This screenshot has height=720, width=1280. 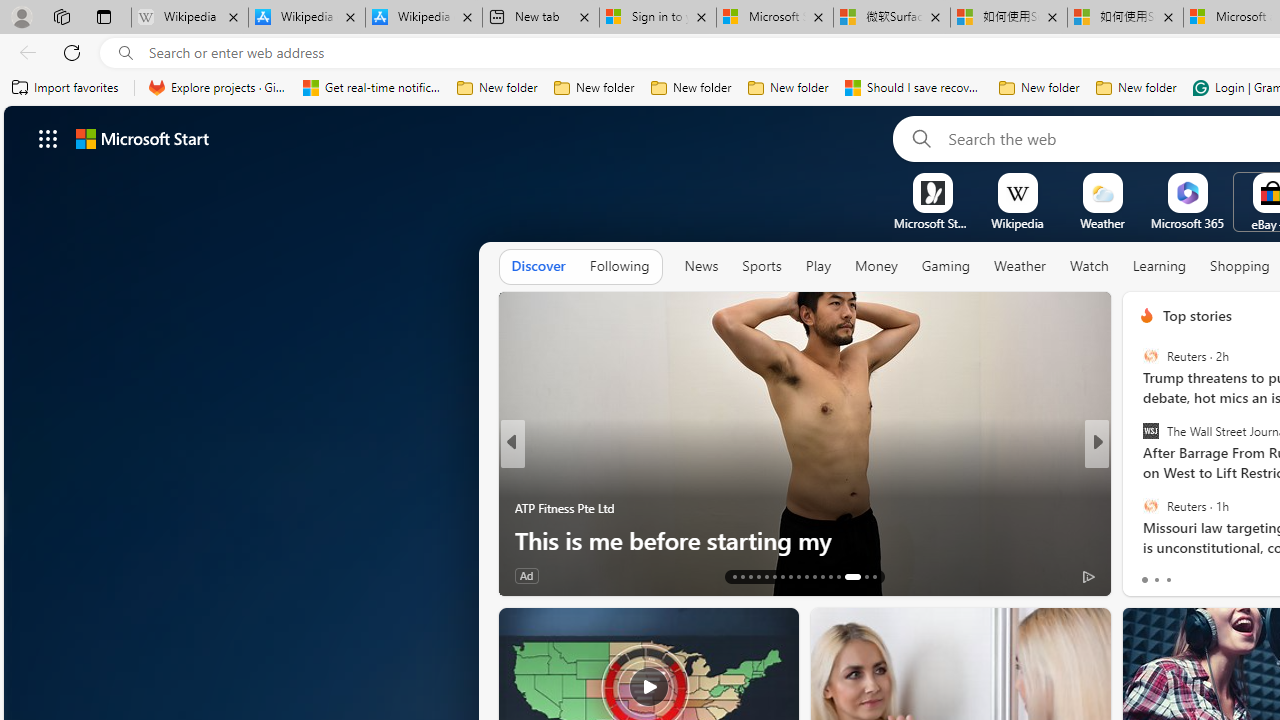 What do you see at coordinates (912, 87) in the screenshot?
I see `'Should I save recovered Word documents? - Microsoft Support'` at bounding box center [912, 87].